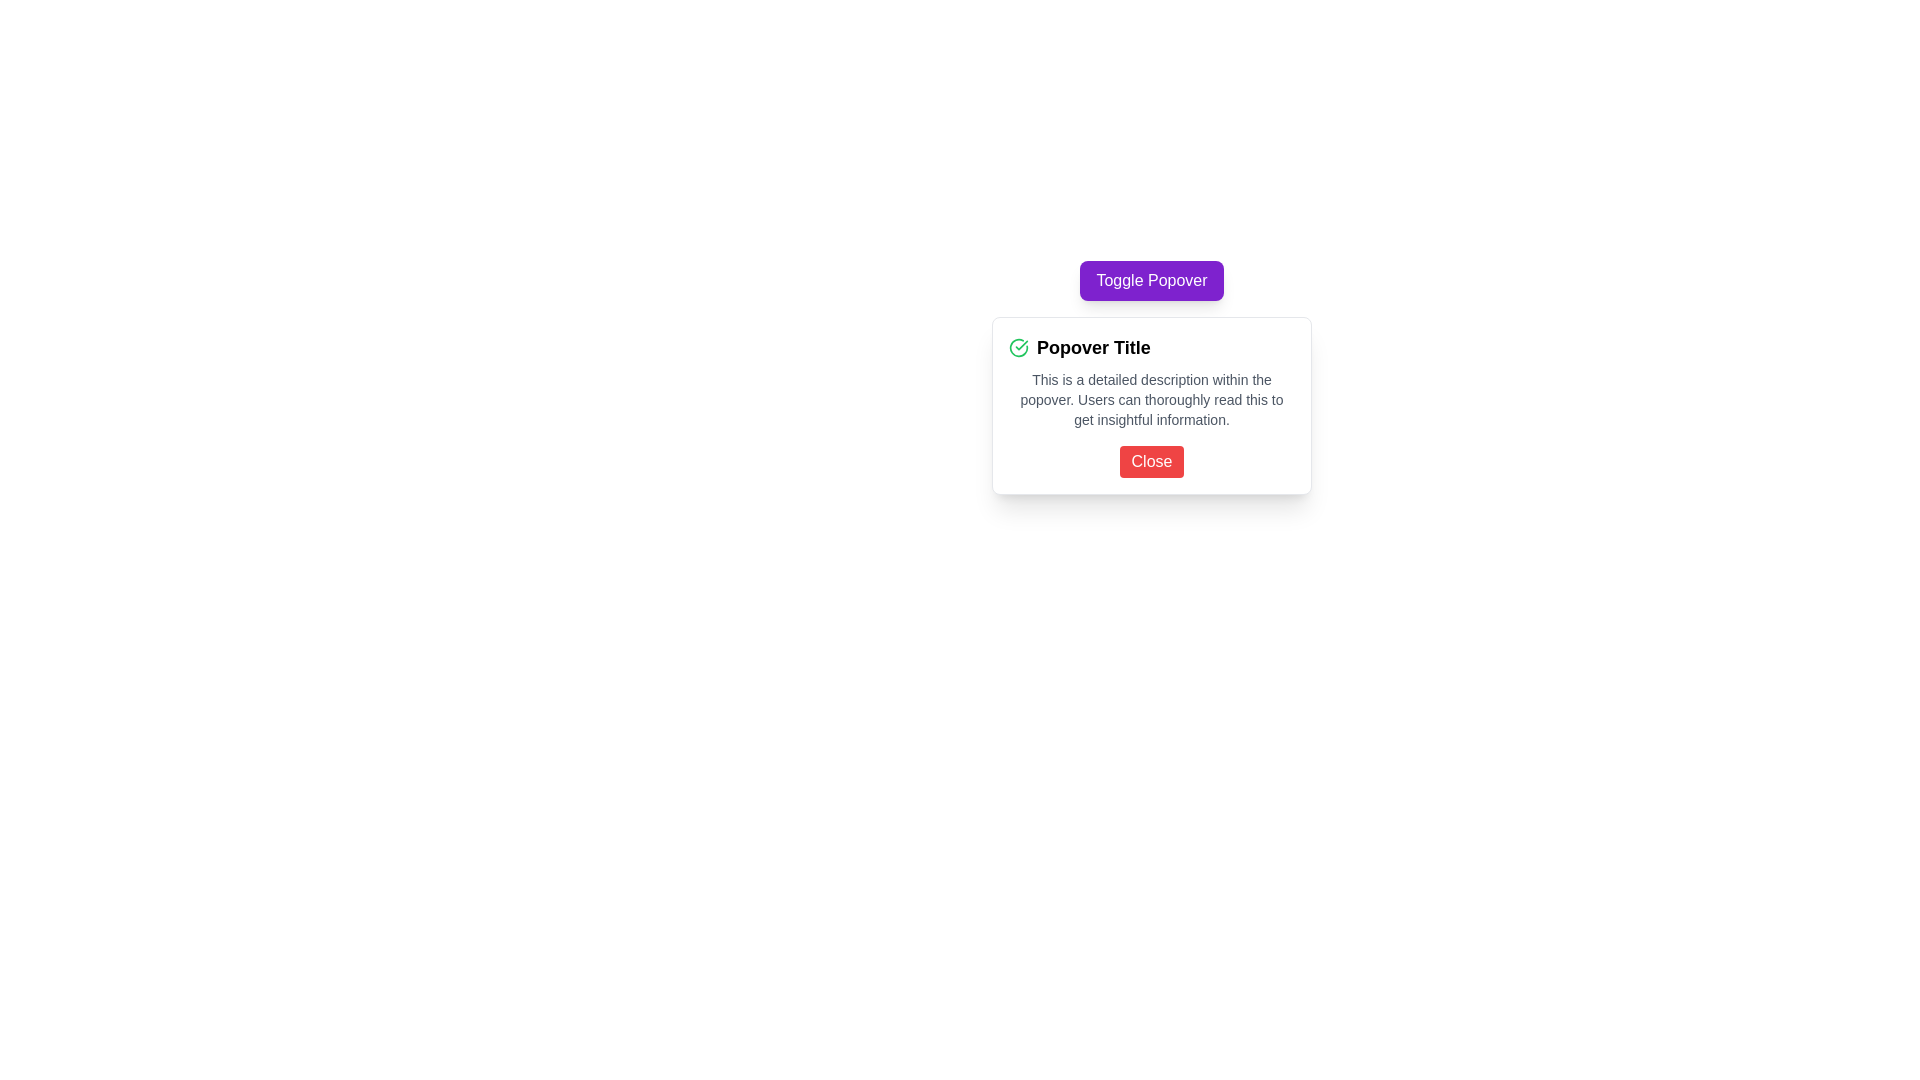  What do you see at coordinates (1152, 405) in the screenshot?
I see `description of the Popover or Modal Component that contains a title 'Popover Title' and a detailed description, accessed by focusing on the central area of the modal` at bounding box center [1152, 405].